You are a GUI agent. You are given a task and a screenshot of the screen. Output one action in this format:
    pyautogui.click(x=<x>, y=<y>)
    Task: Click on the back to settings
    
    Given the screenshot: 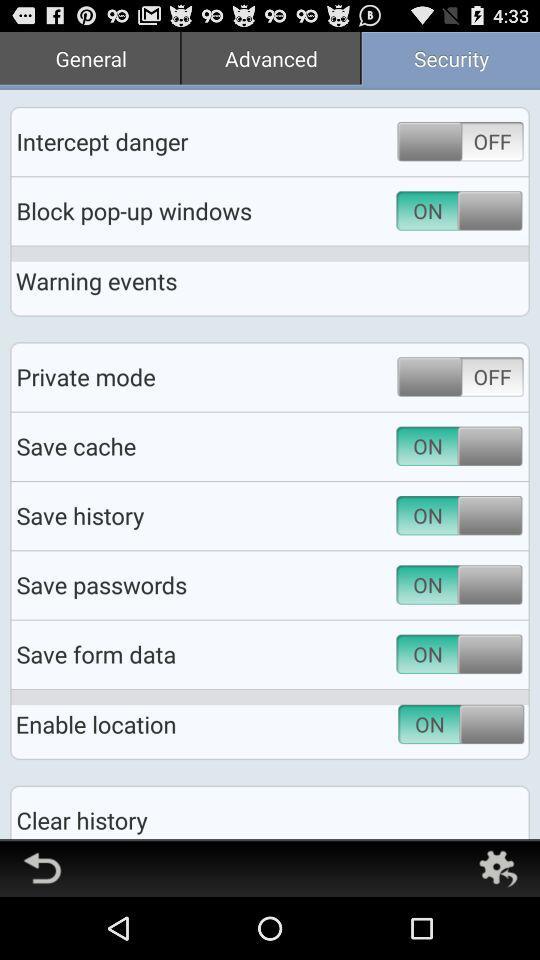 What is the action you would take?
    pyautogui.click(x=496, y=867)
    